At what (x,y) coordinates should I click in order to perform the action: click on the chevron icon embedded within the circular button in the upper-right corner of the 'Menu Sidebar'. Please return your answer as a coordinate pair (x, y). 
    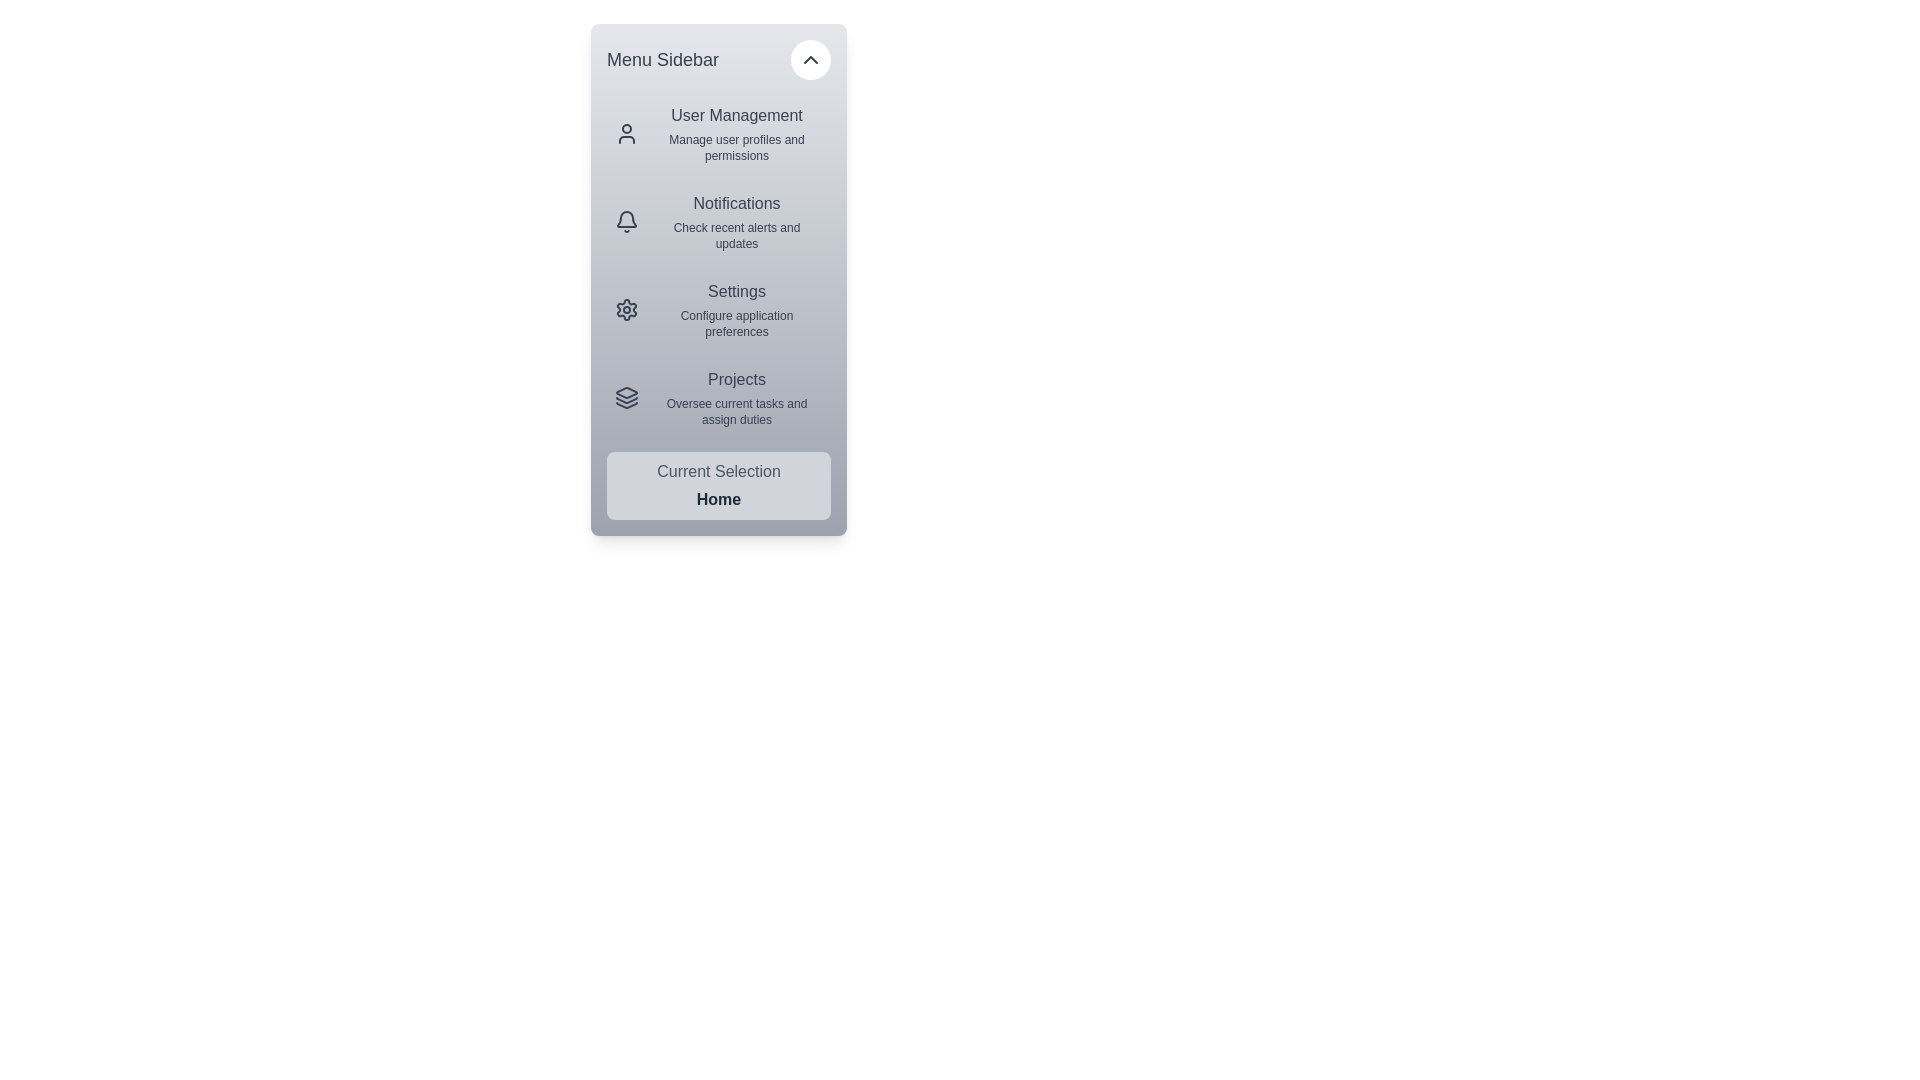
    Looking at the image, I should click on (811, 59).